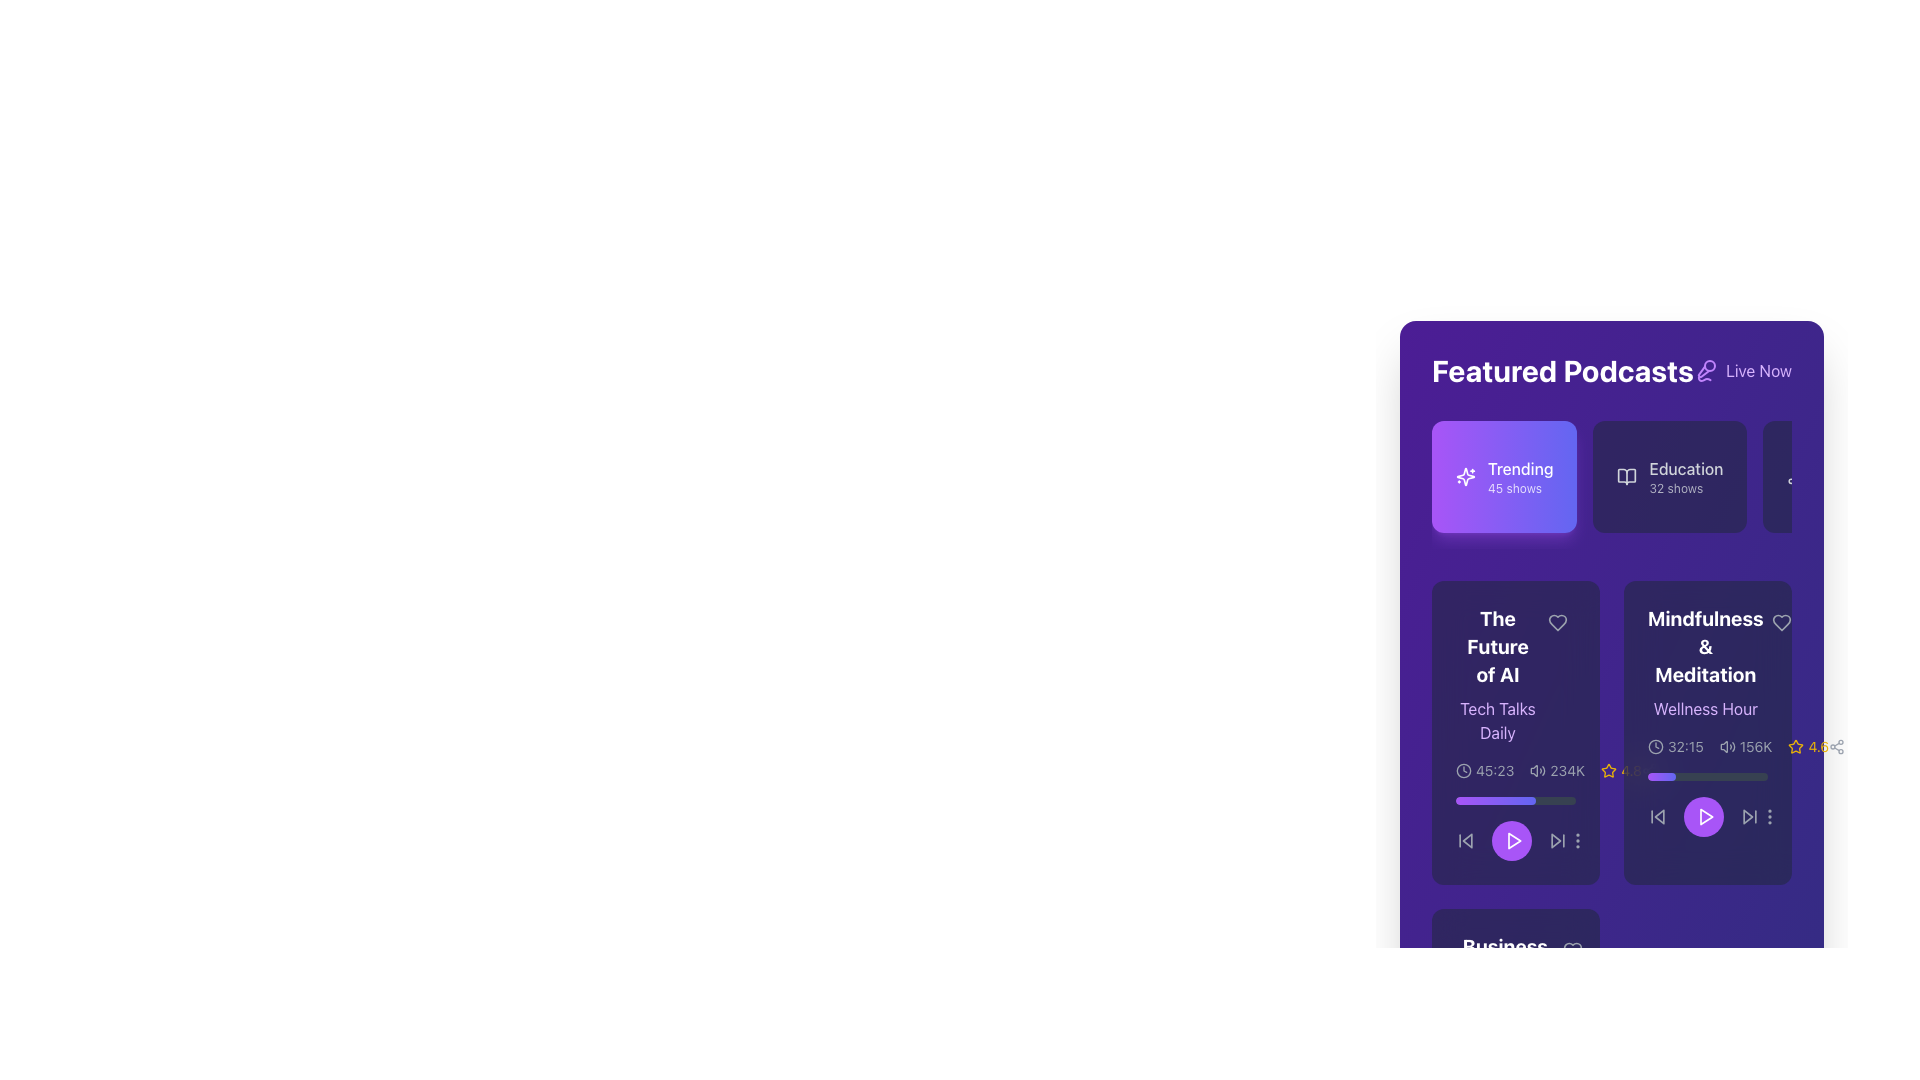 This screenshot has width=1920, height=1080. Describe the element at coordinates (1464, 770) in the screenshot. I see `the circular SVG element representing the clock face in the audio player section for 'The Future of AI' podcast, located to the right of the playback duration time display` at that location.